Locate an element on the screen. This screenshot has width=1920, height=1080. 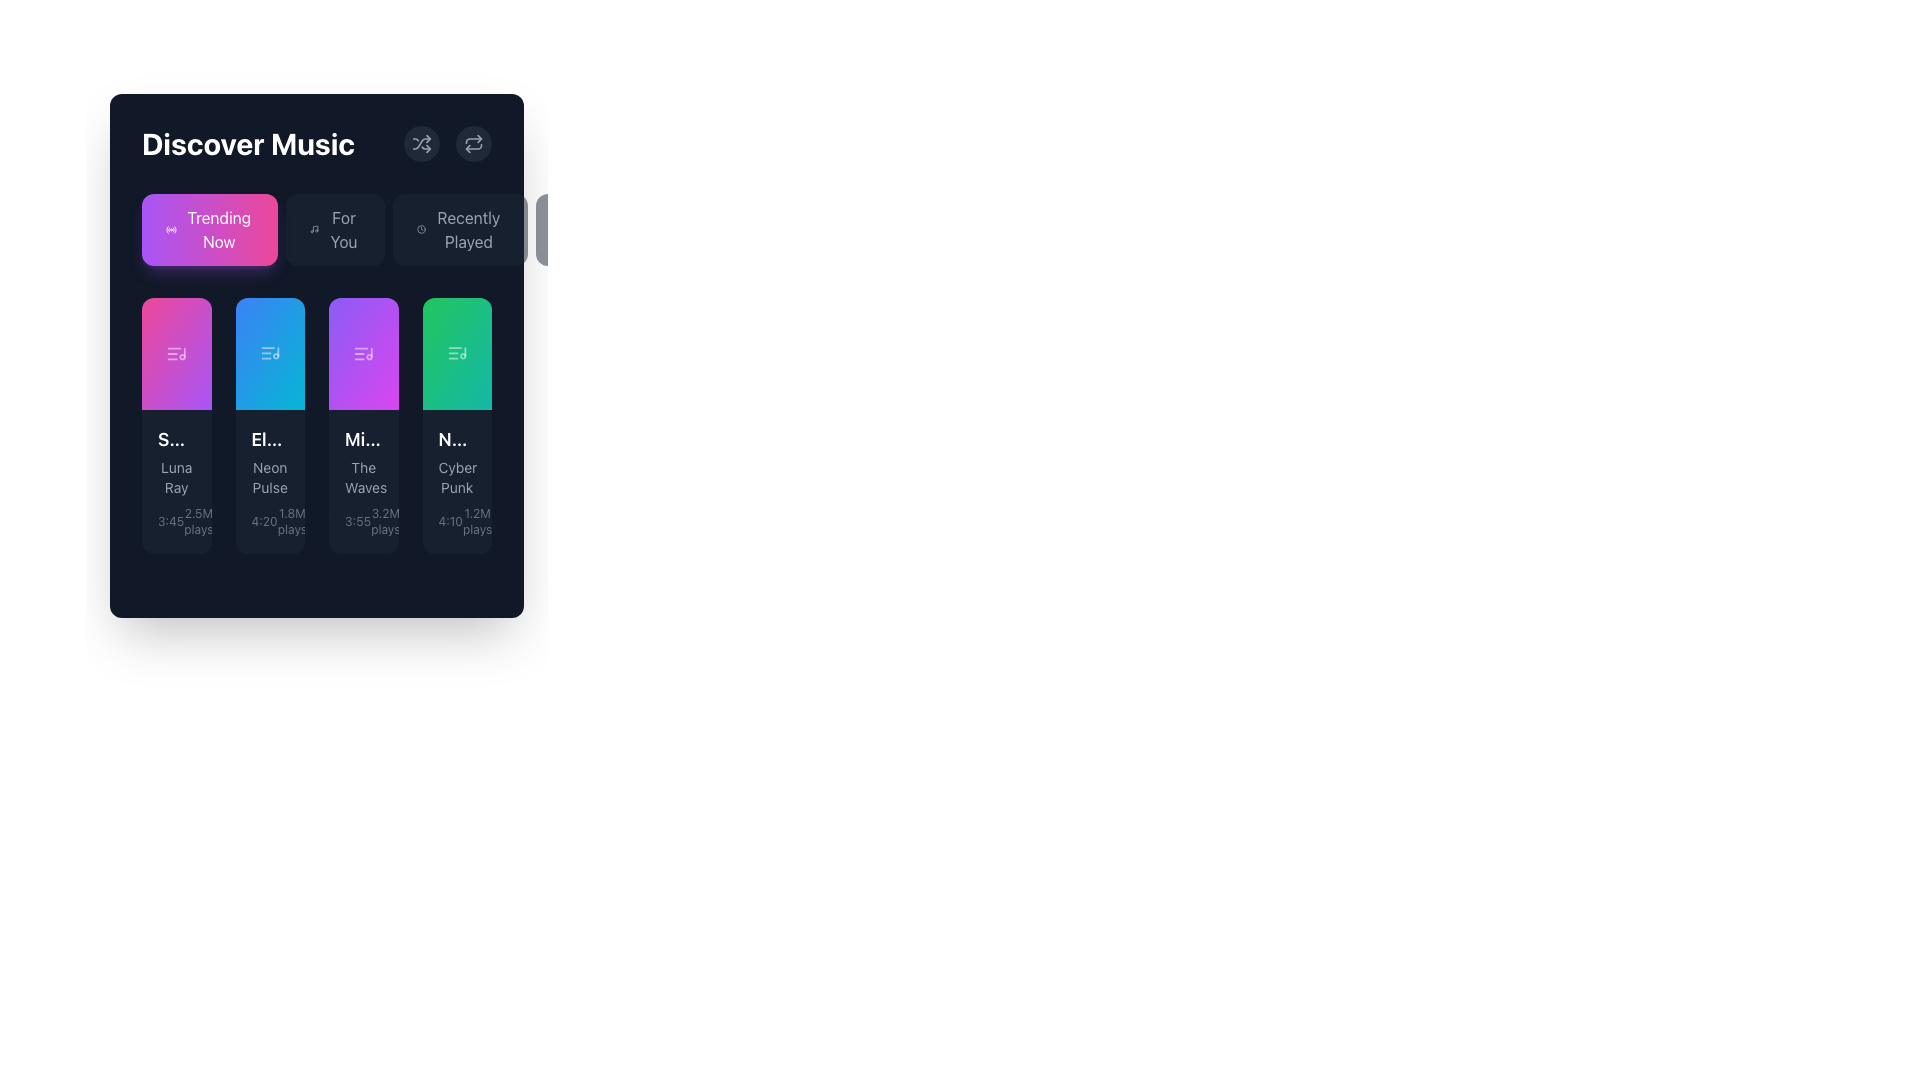
the third List Item Card in the 'Discover Music' section is located at coordinates (363, 424).